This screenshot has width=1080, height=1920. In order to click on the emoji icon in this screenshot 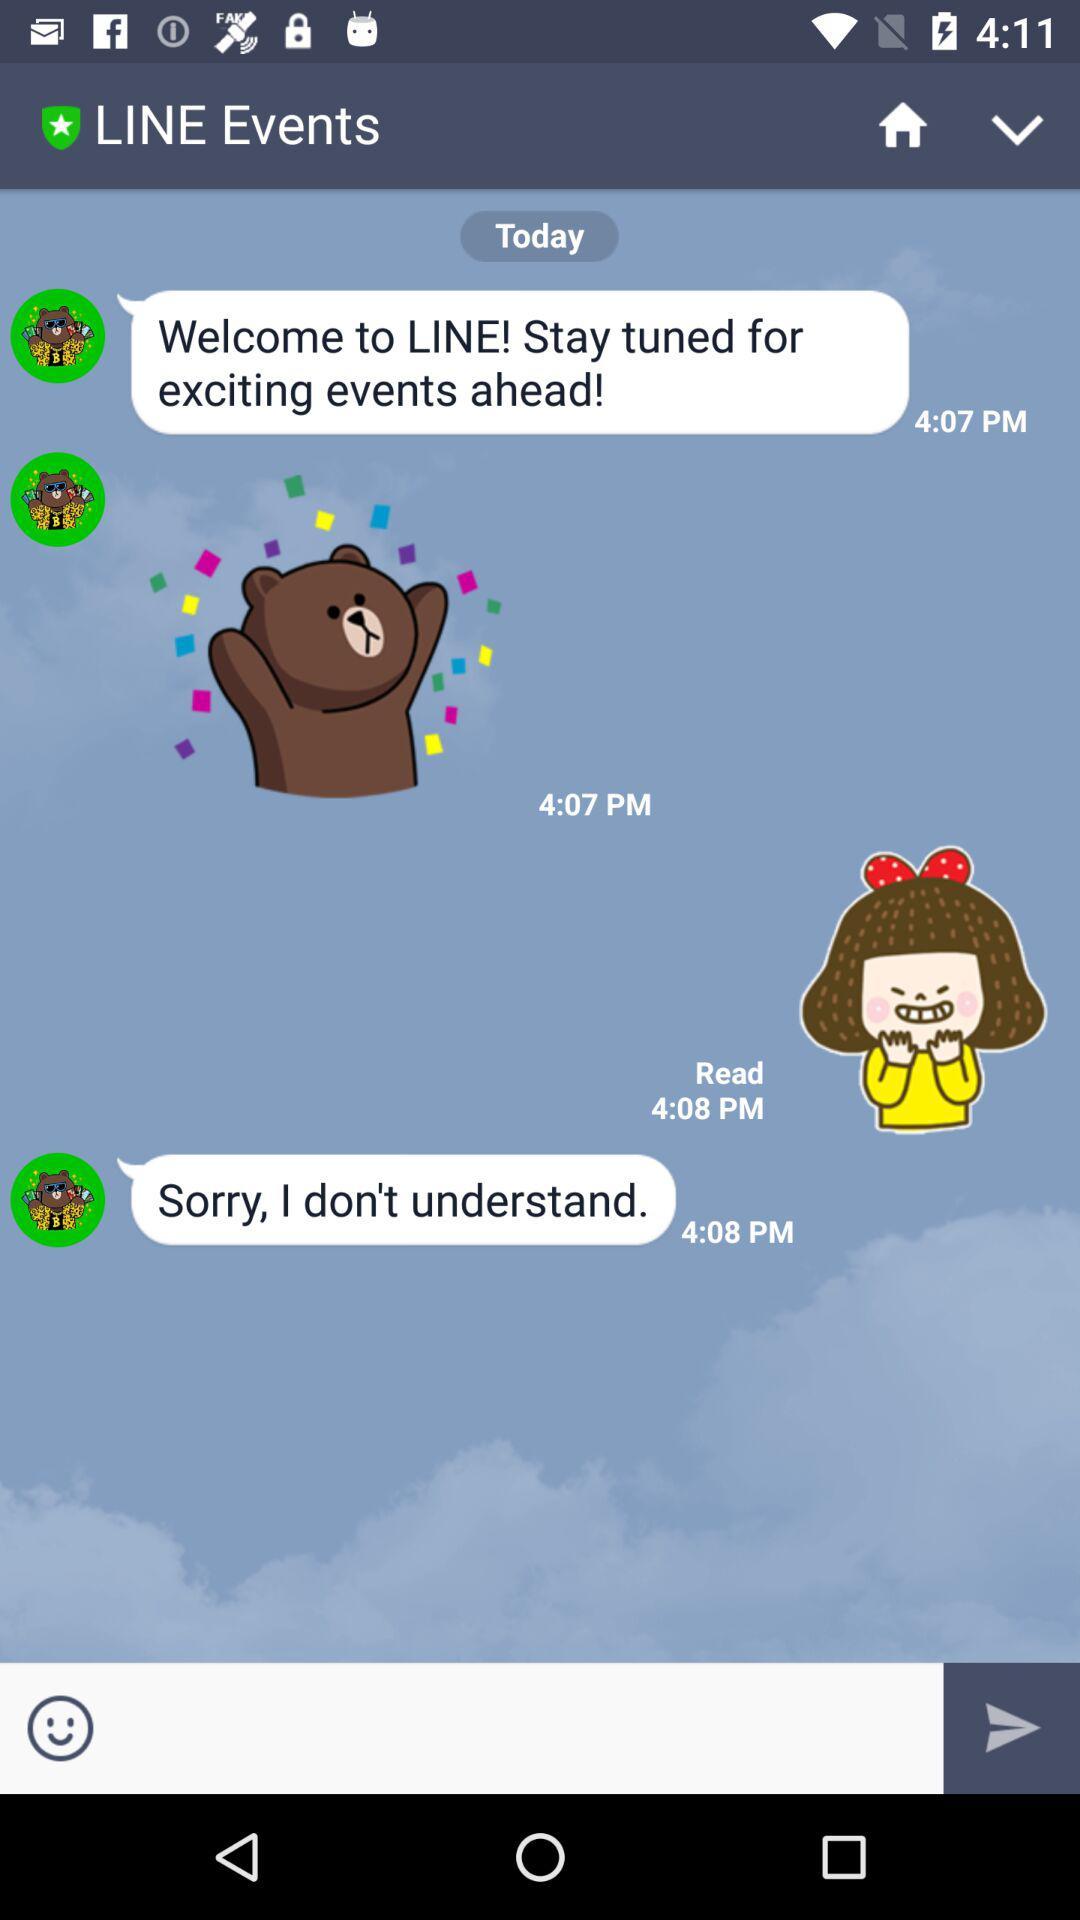, I will do `click(48, 1727)`.